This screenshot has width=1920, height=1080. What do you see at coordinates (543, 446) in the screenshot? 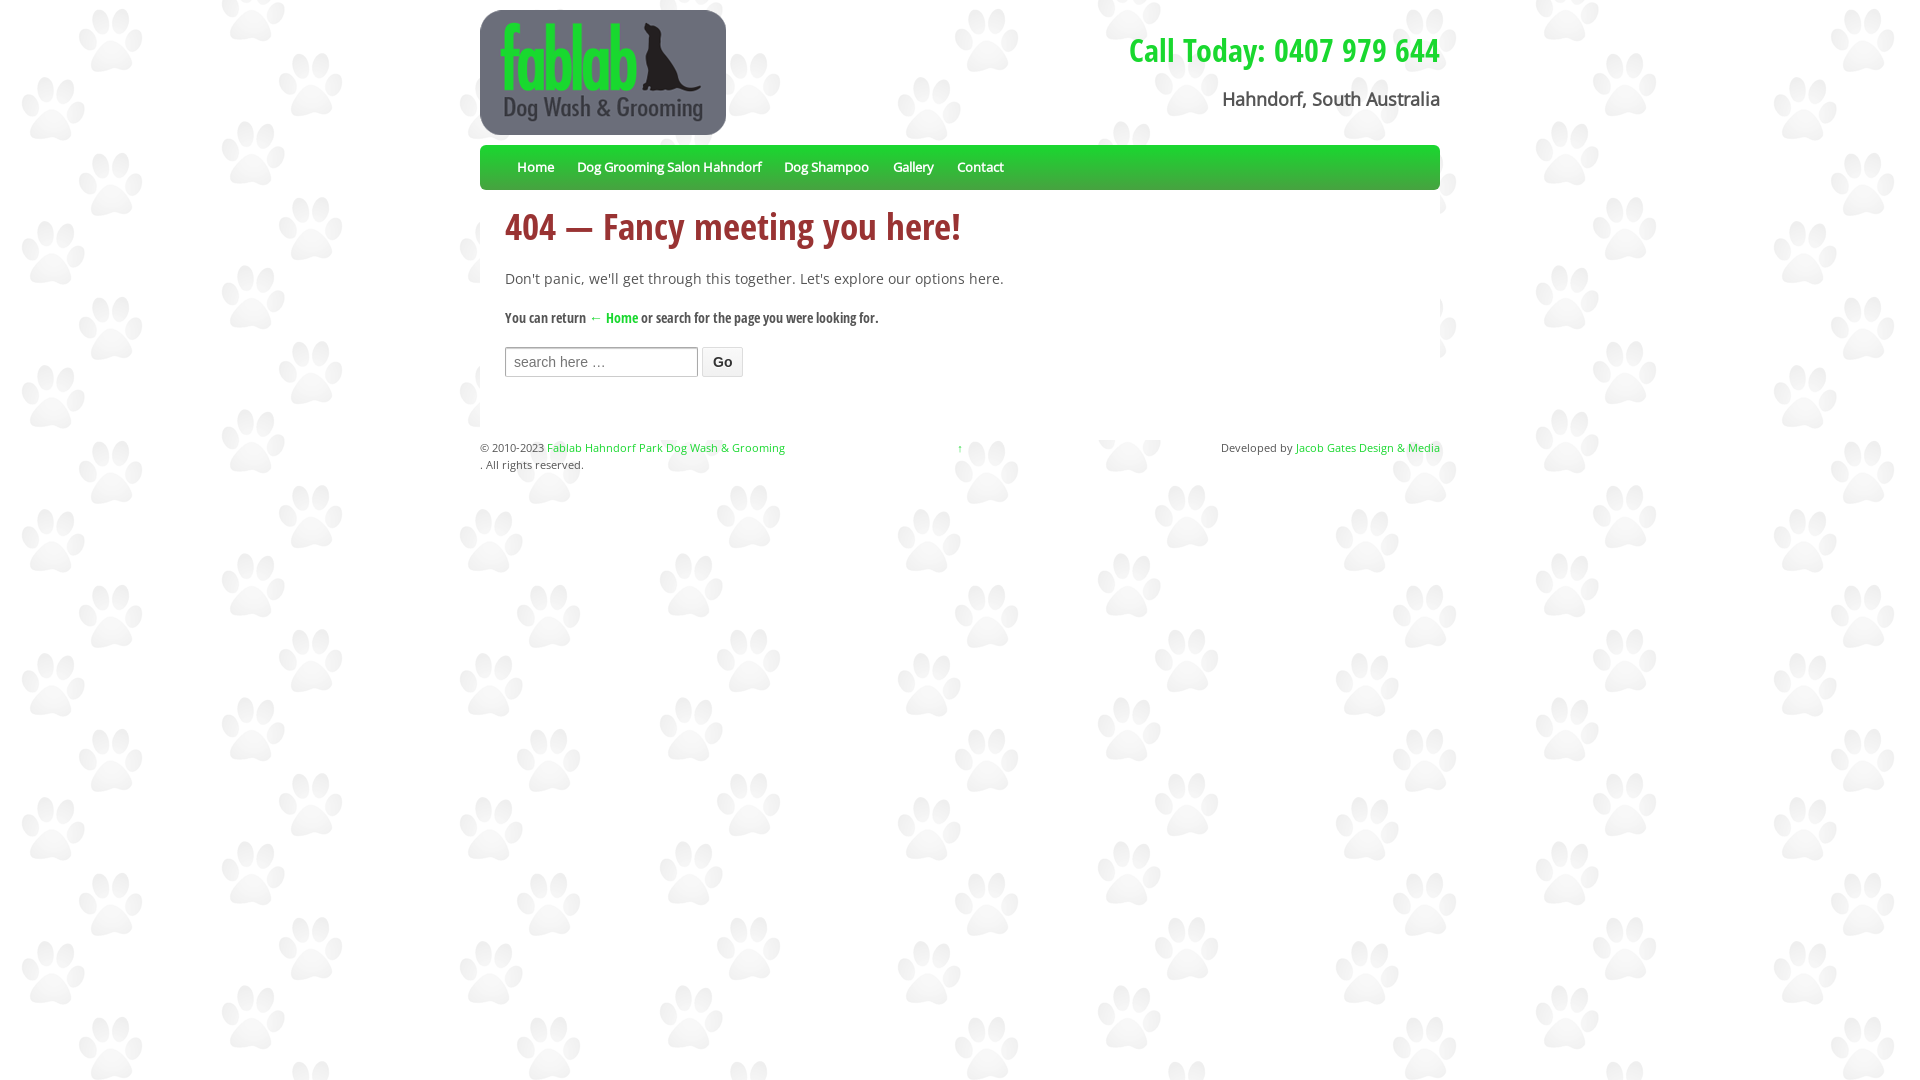
I see `'Fablab Hahndorf Park Dog Wash & Grooming'` at bounding box center [543, 446].